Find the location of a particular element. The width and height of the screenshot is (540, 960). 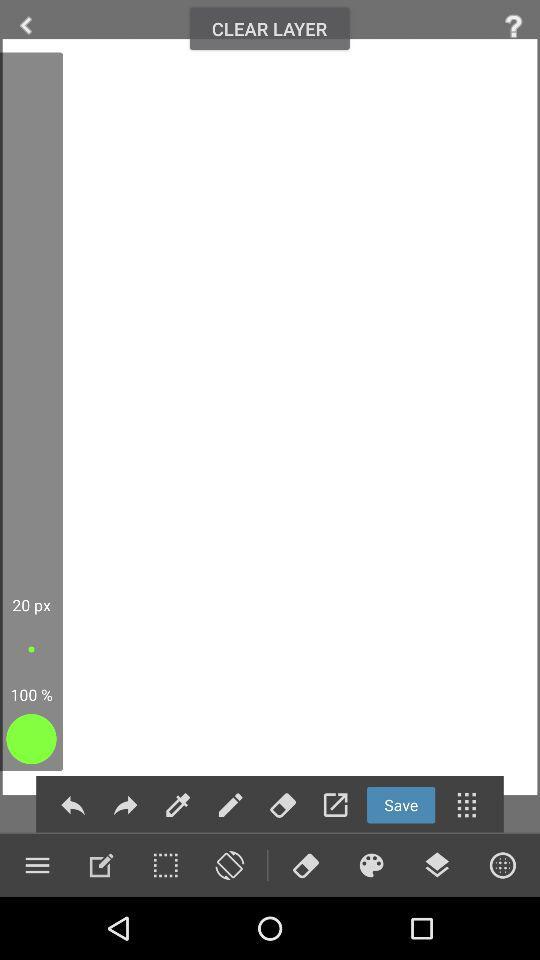

erase the option is located at coordinates (305, 864).